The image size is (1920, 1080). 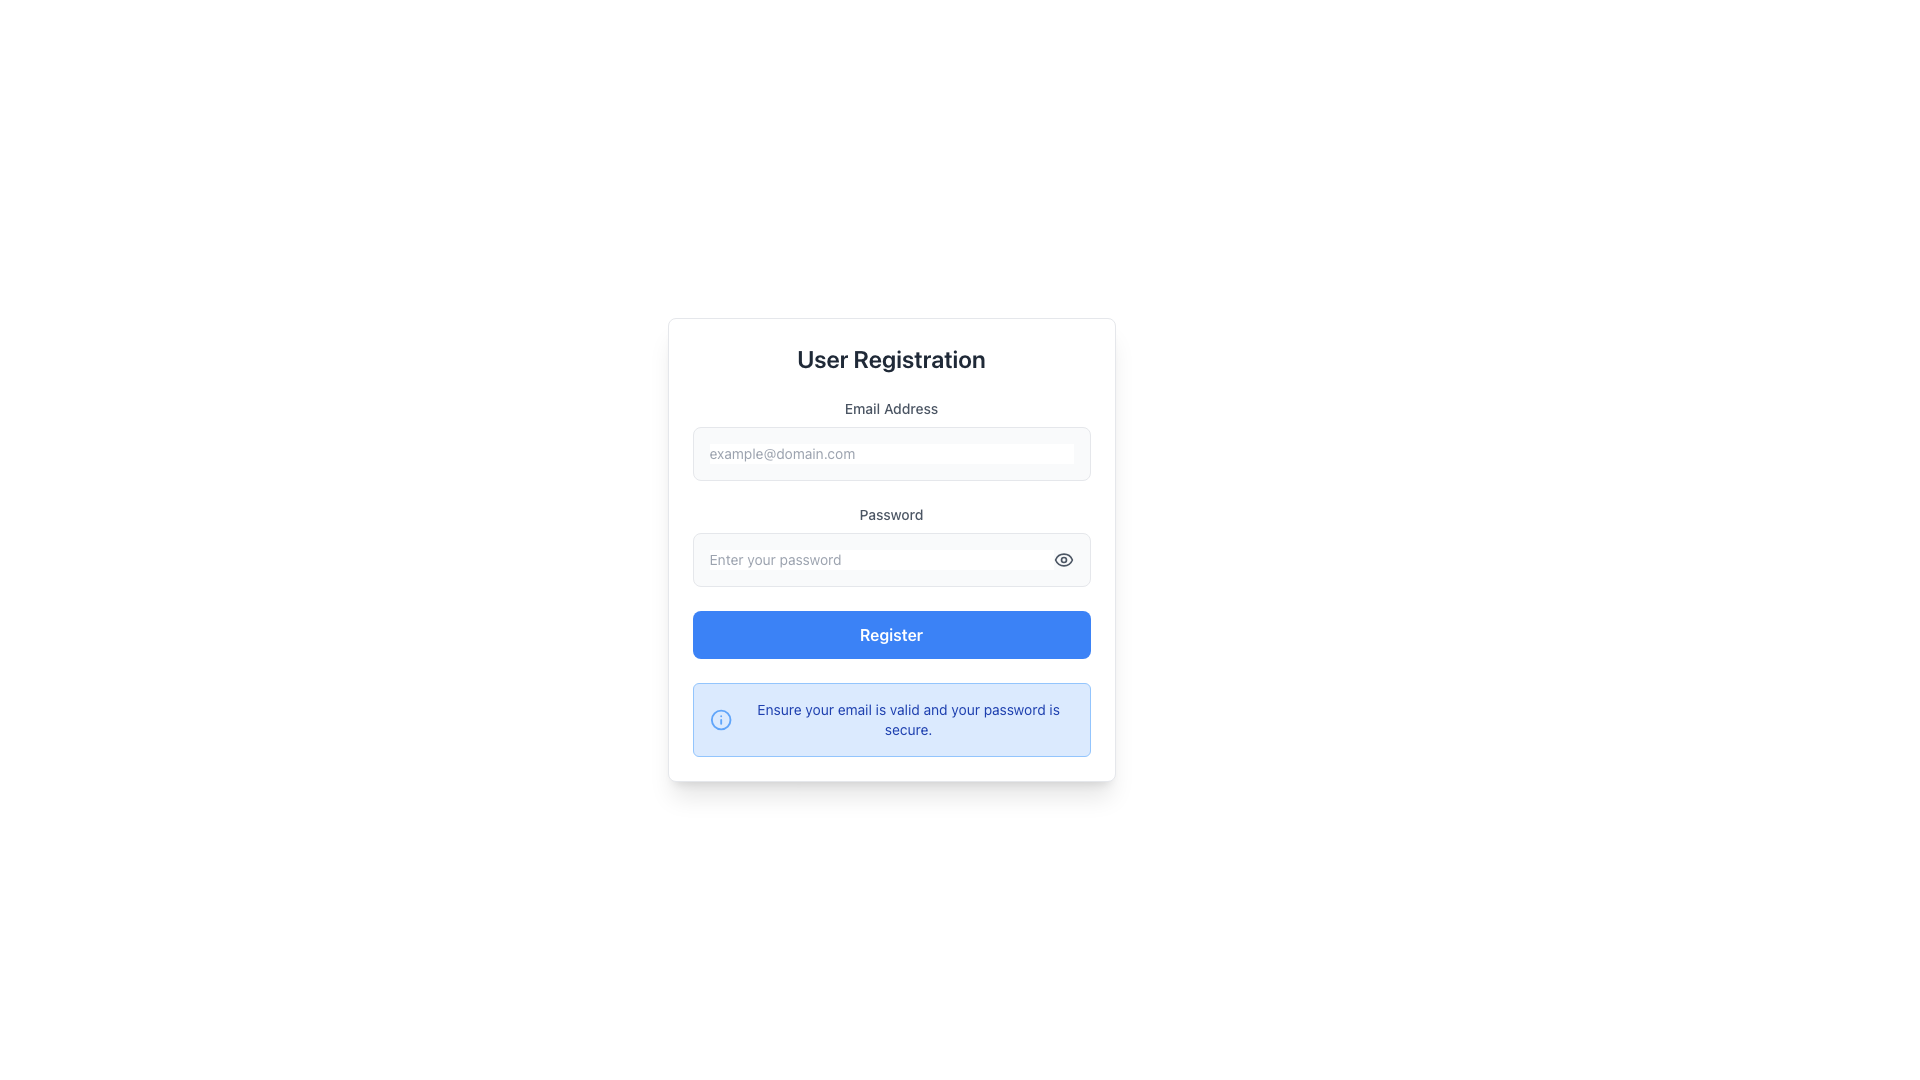 What do you see at coordinates (1062, 559) in the screenshot?
I see `the button located at the far right of the password input field` at bounding box center [1062, 559].